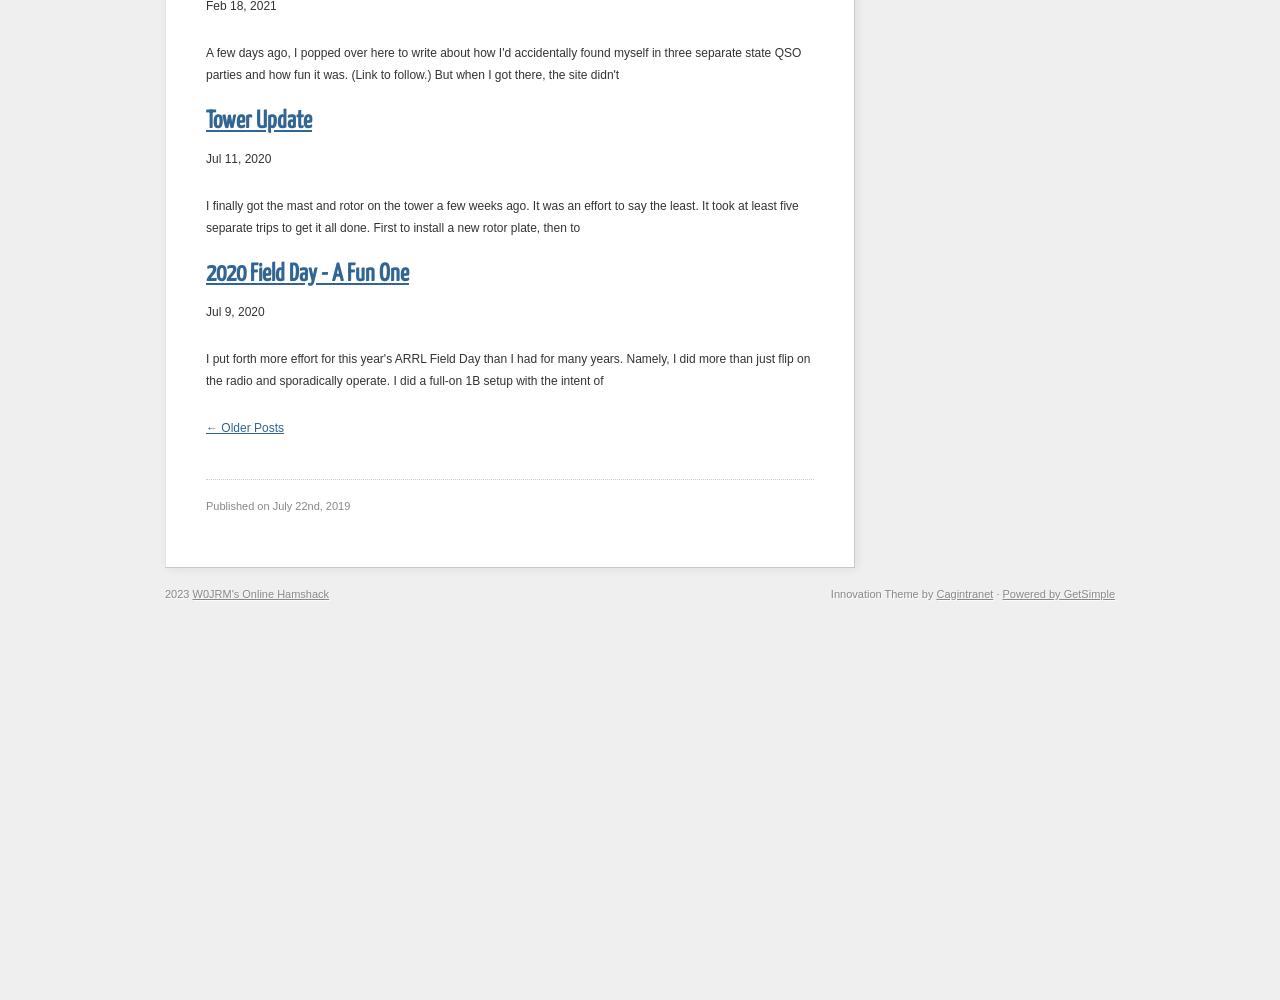  I want to click on '2020 Field Day - A Fun One', so click(306, 274).